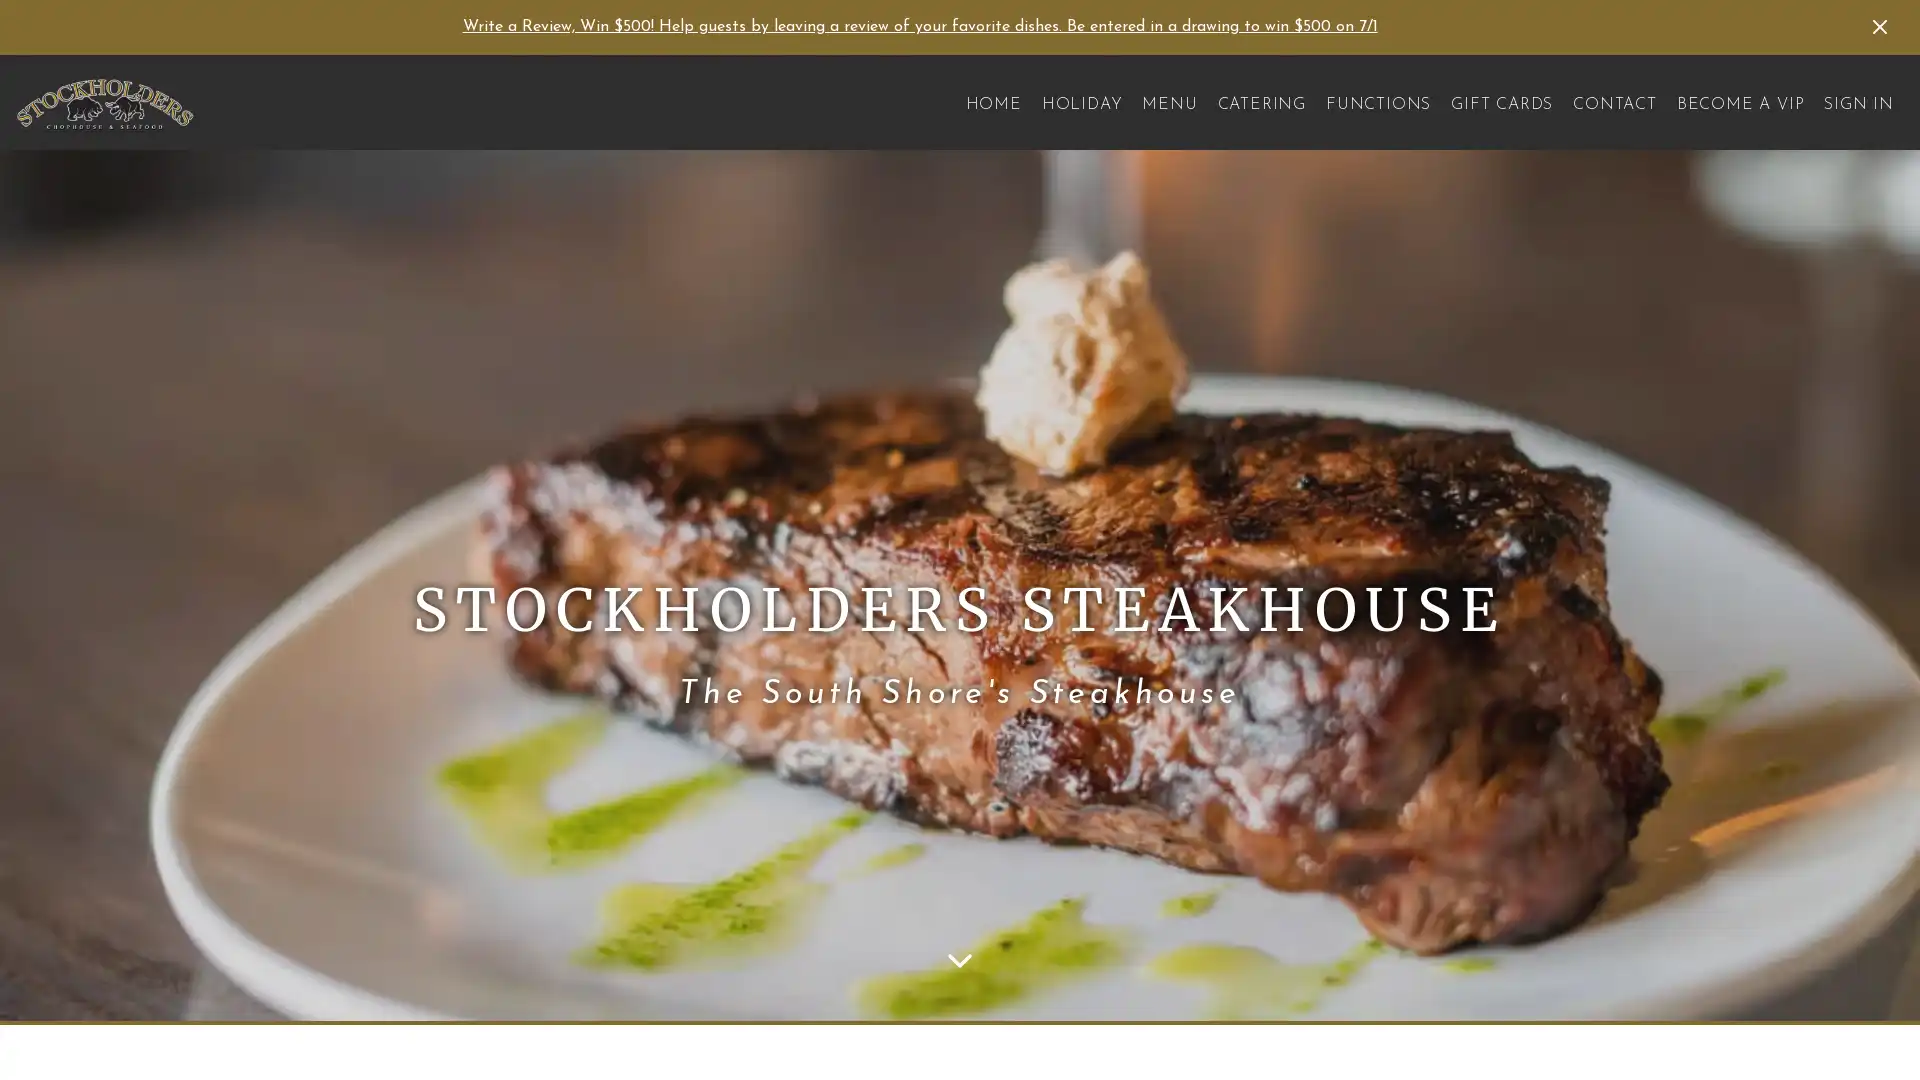 This screenshot has height=1080, width=1920. Describe the element at coordinates (1879, 27) in the screenshot. I see `Dismiss Announcement` at that location.